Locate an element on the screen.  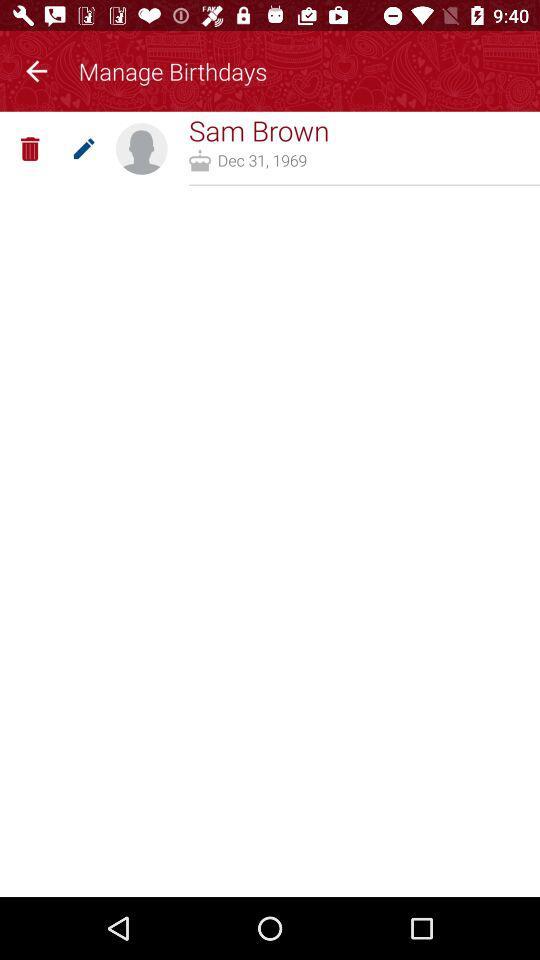
dec 31, 1969 is located at coordinates (262, 159).